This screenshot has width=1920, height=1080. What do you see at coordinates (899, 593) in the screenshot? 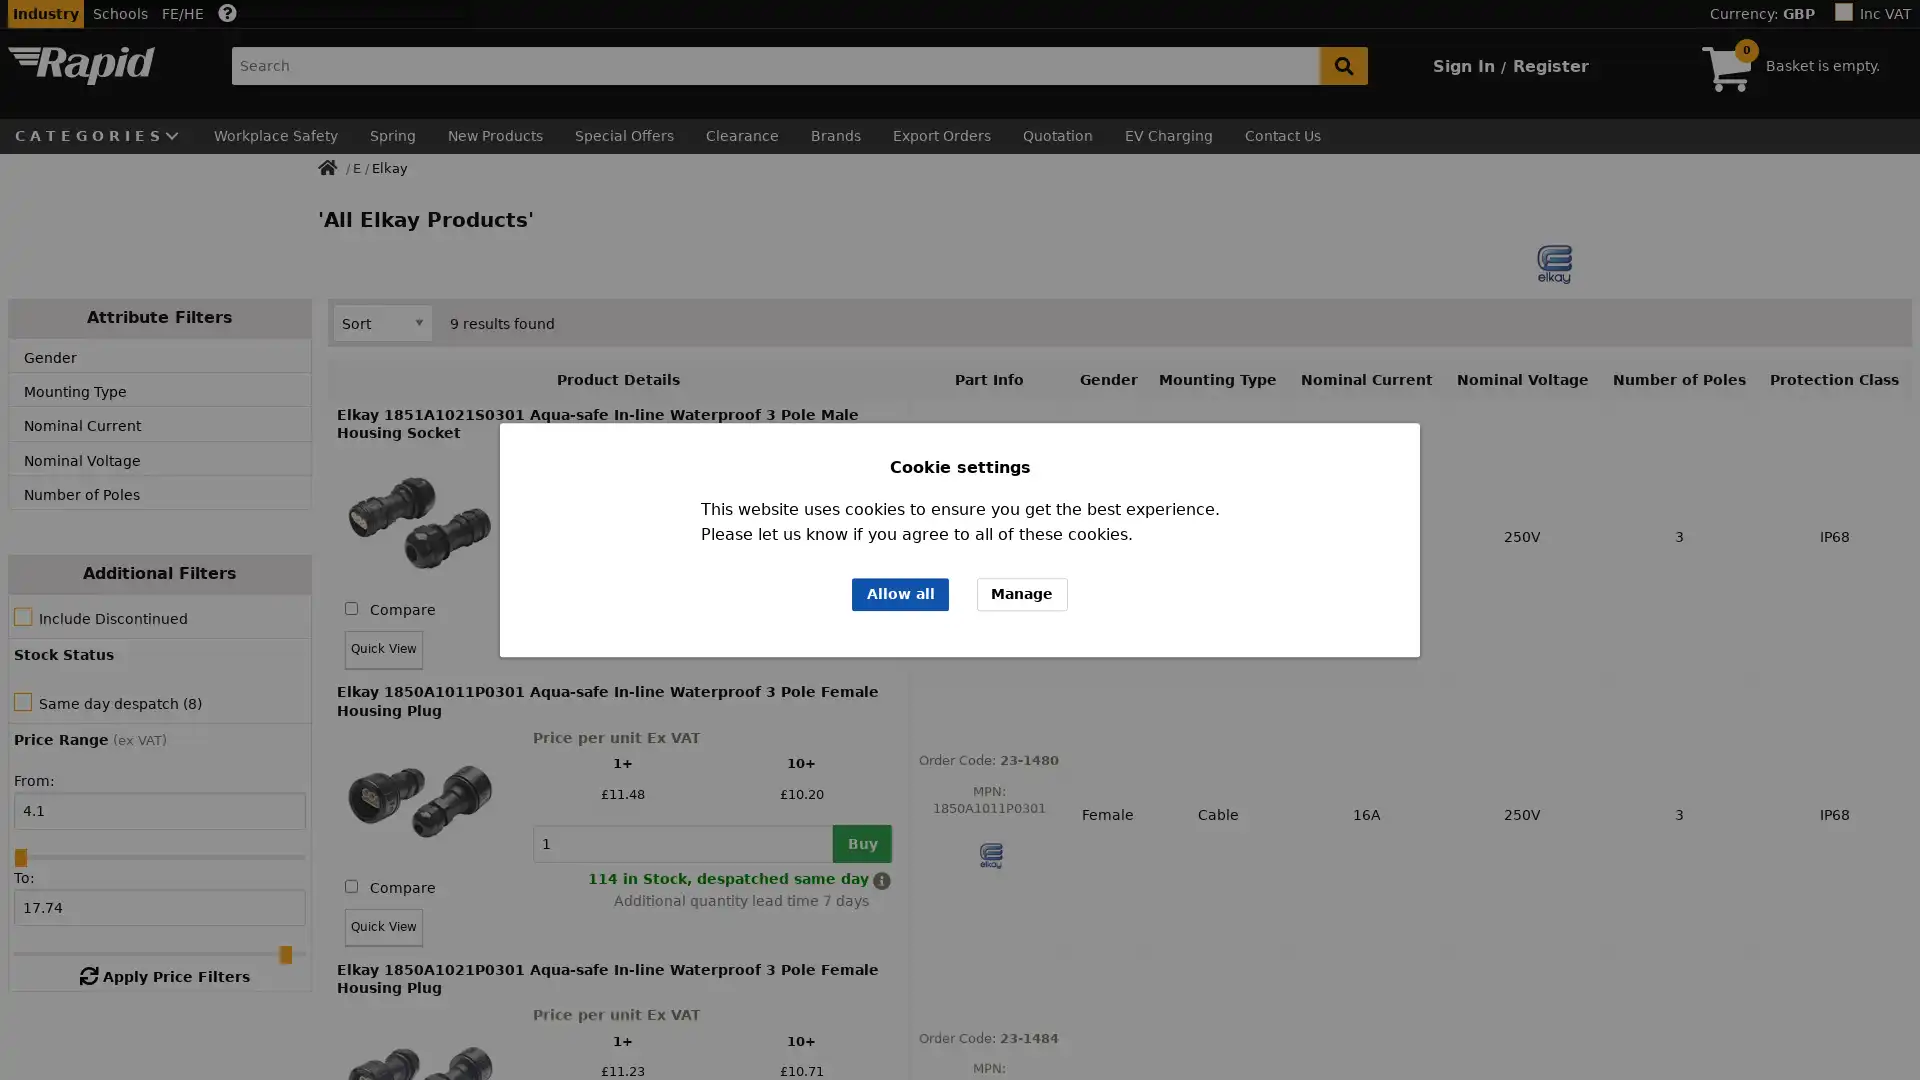
I see `Allow all` at bounding box center [899, 593].